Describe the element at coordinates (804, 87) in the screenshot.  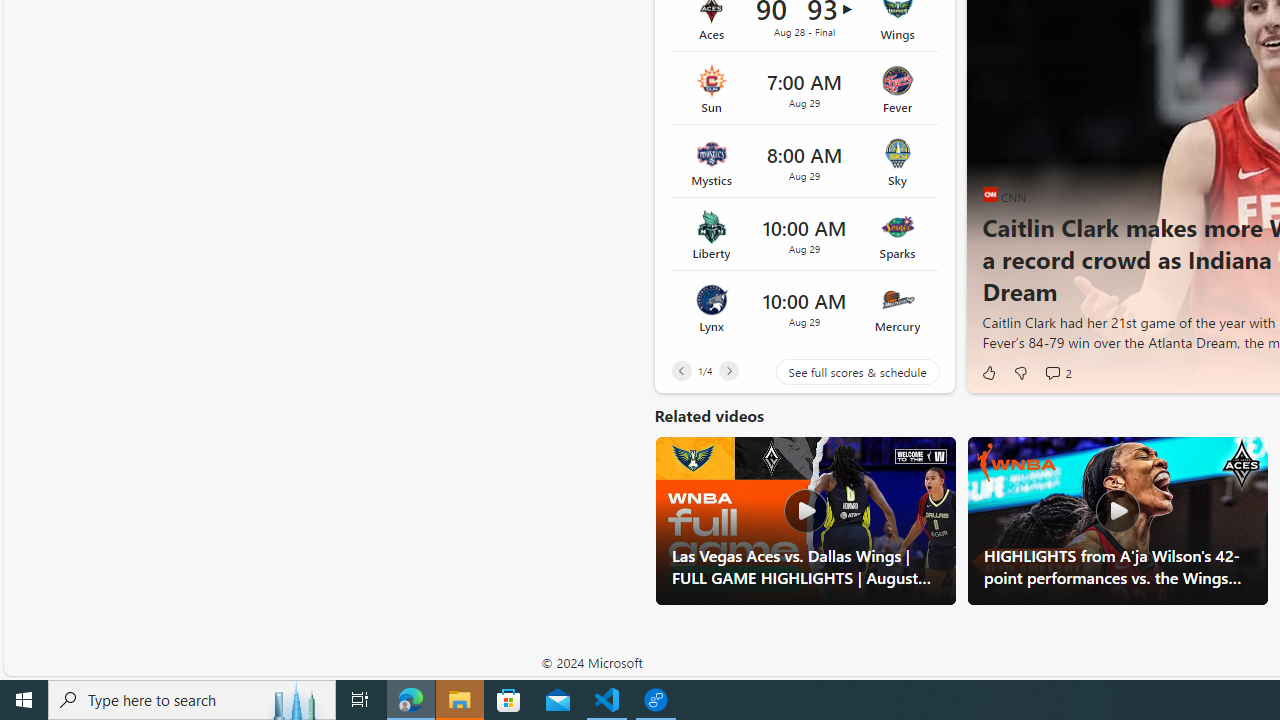
I see `'Sun vs Fever Time 7:00 AM Date Aug 29'` at that location.